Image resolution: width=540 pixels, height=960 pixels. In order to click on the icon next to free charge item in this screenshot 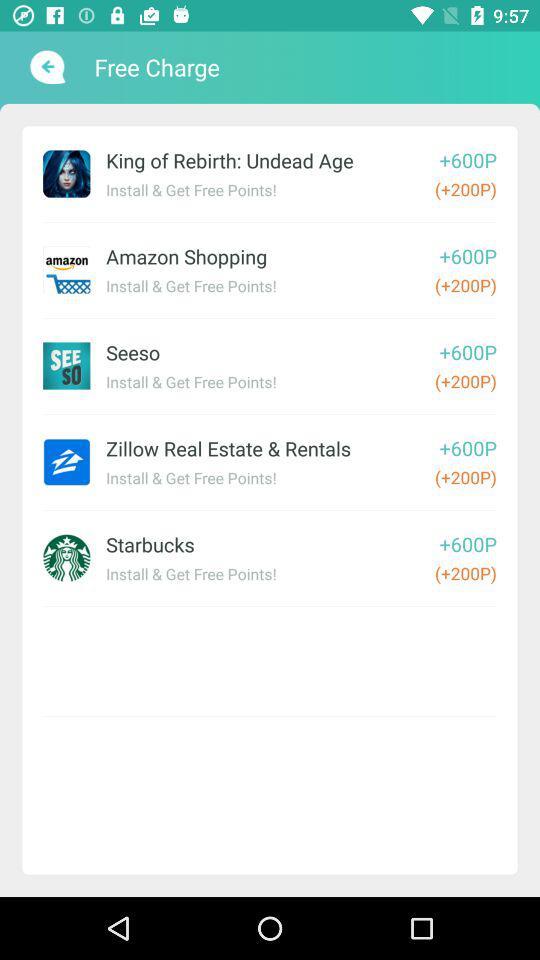, I will do `click(45, 67)`.